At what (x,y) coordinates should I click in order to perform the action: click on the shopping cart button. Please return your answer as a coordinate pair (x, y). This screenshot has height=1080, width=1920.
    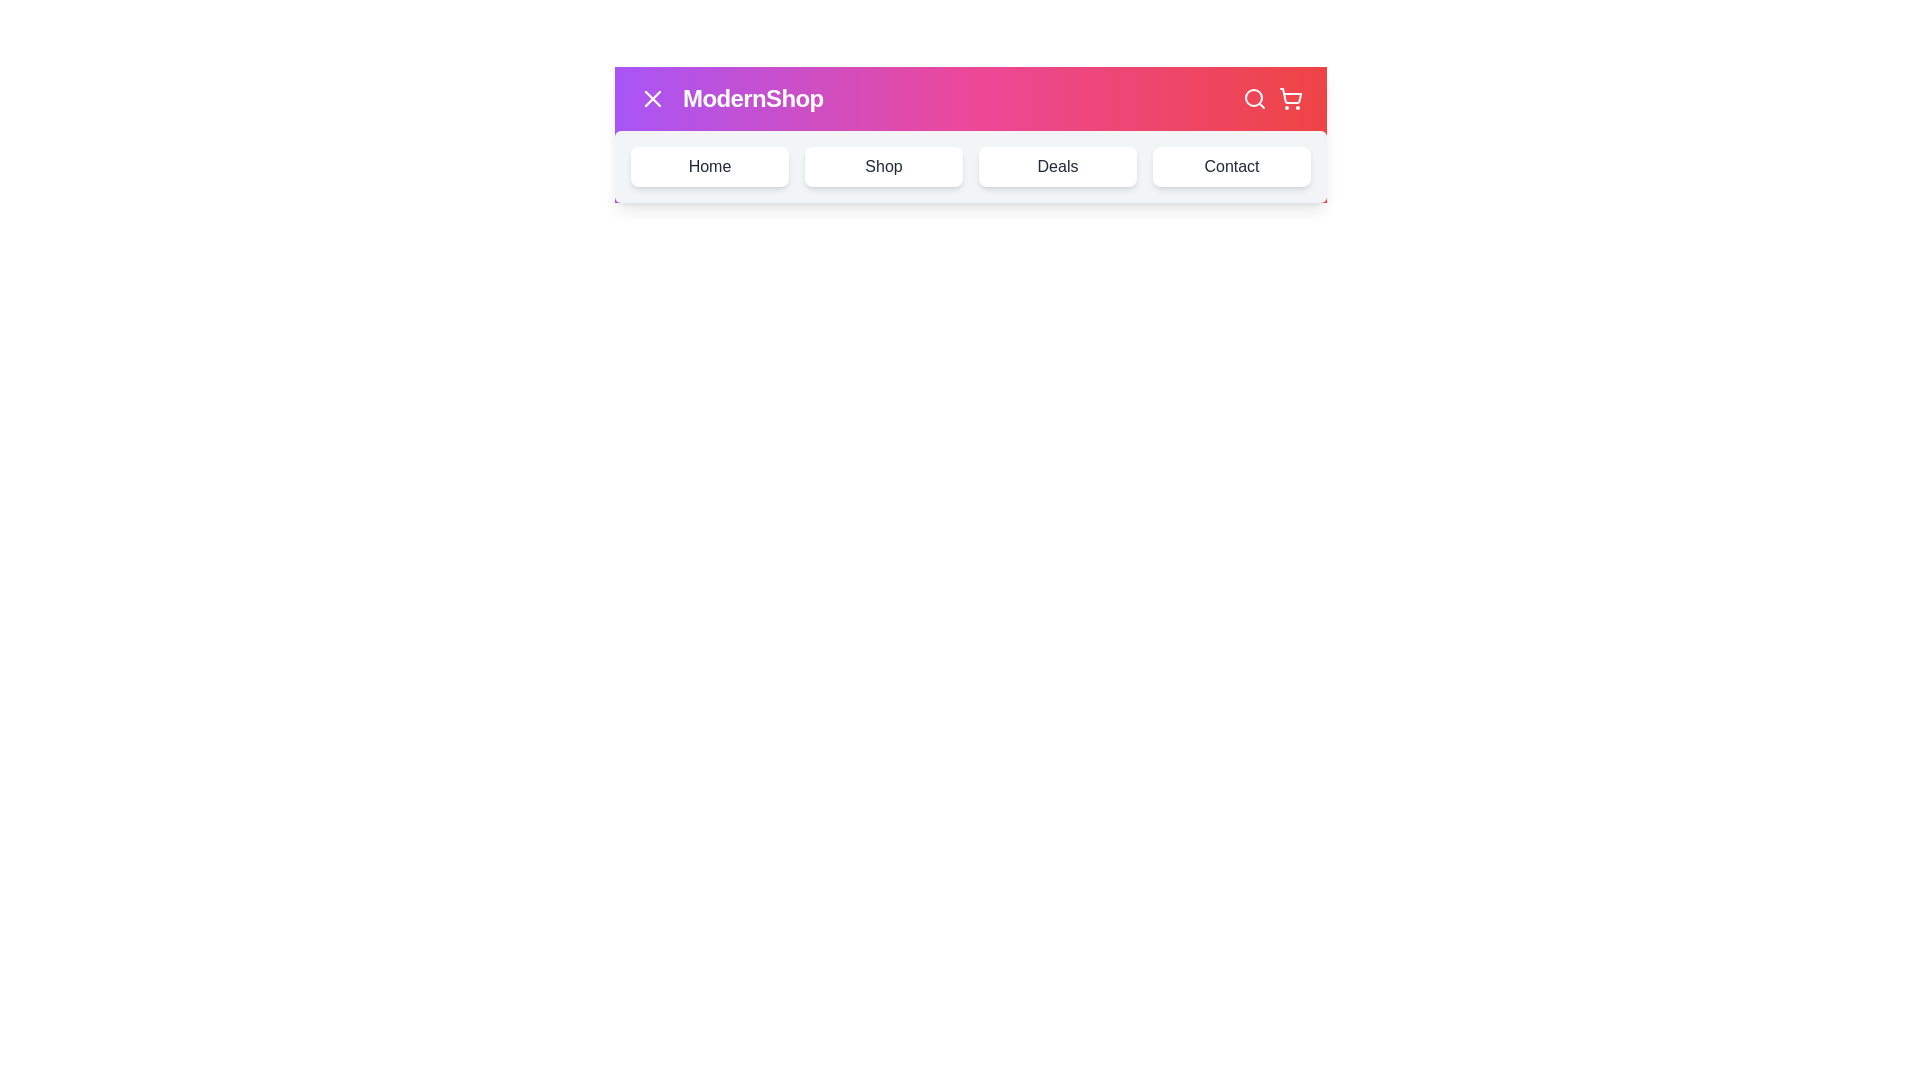
    Looking at the image, I should click on (1291, 99).